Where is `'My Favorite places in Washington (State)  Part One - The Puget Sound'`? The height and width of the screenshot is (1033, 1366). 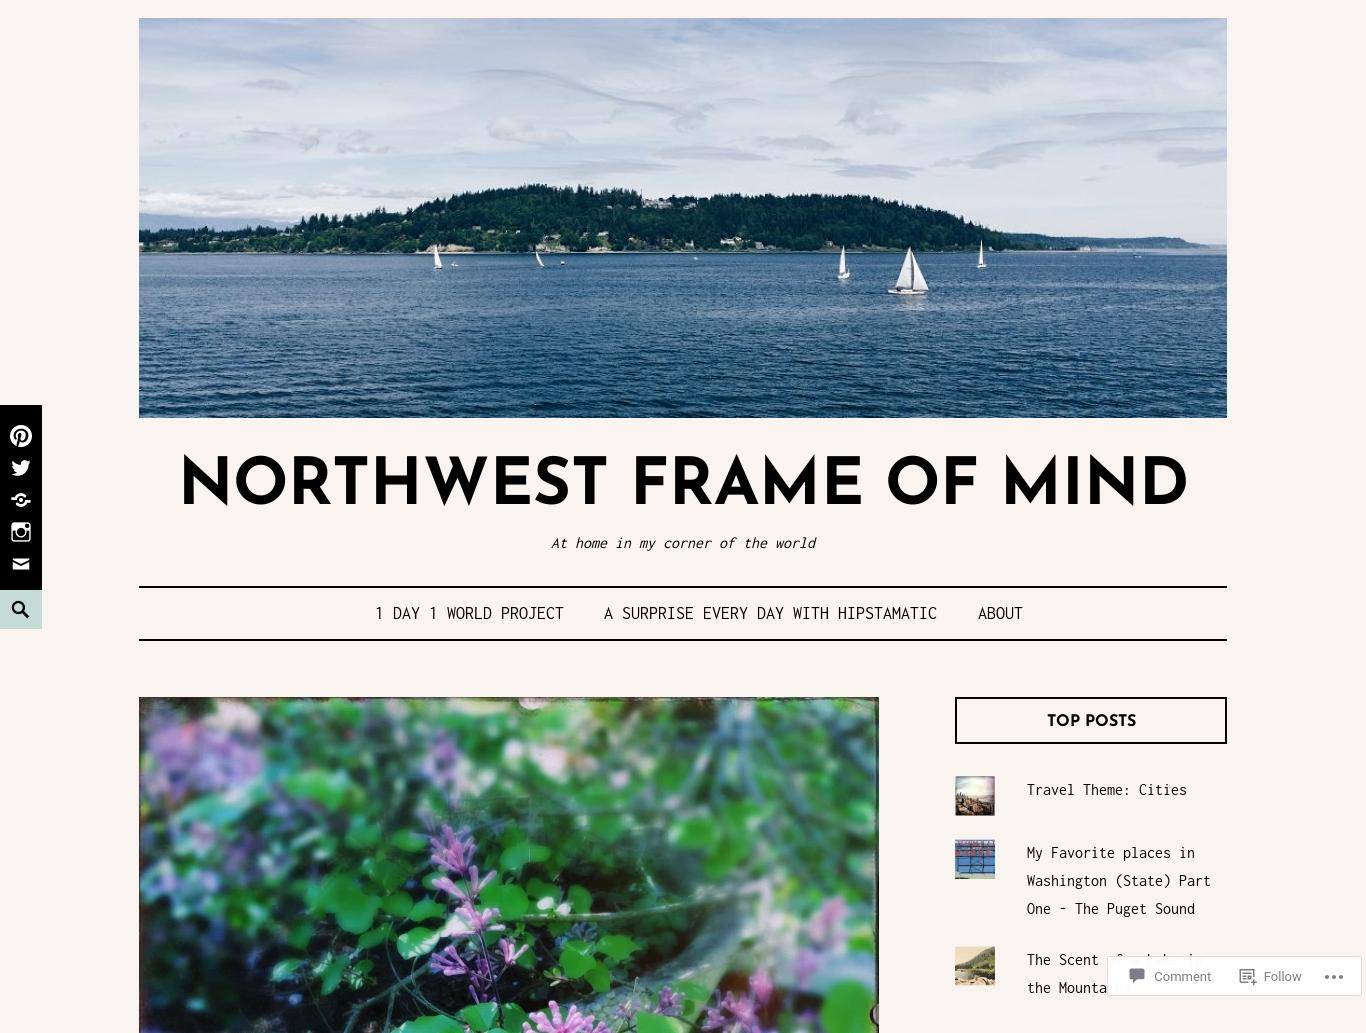 'My Favorite places in Washington (State)  Part One - The Puget Sound' is located at coordinates (1118, 879).